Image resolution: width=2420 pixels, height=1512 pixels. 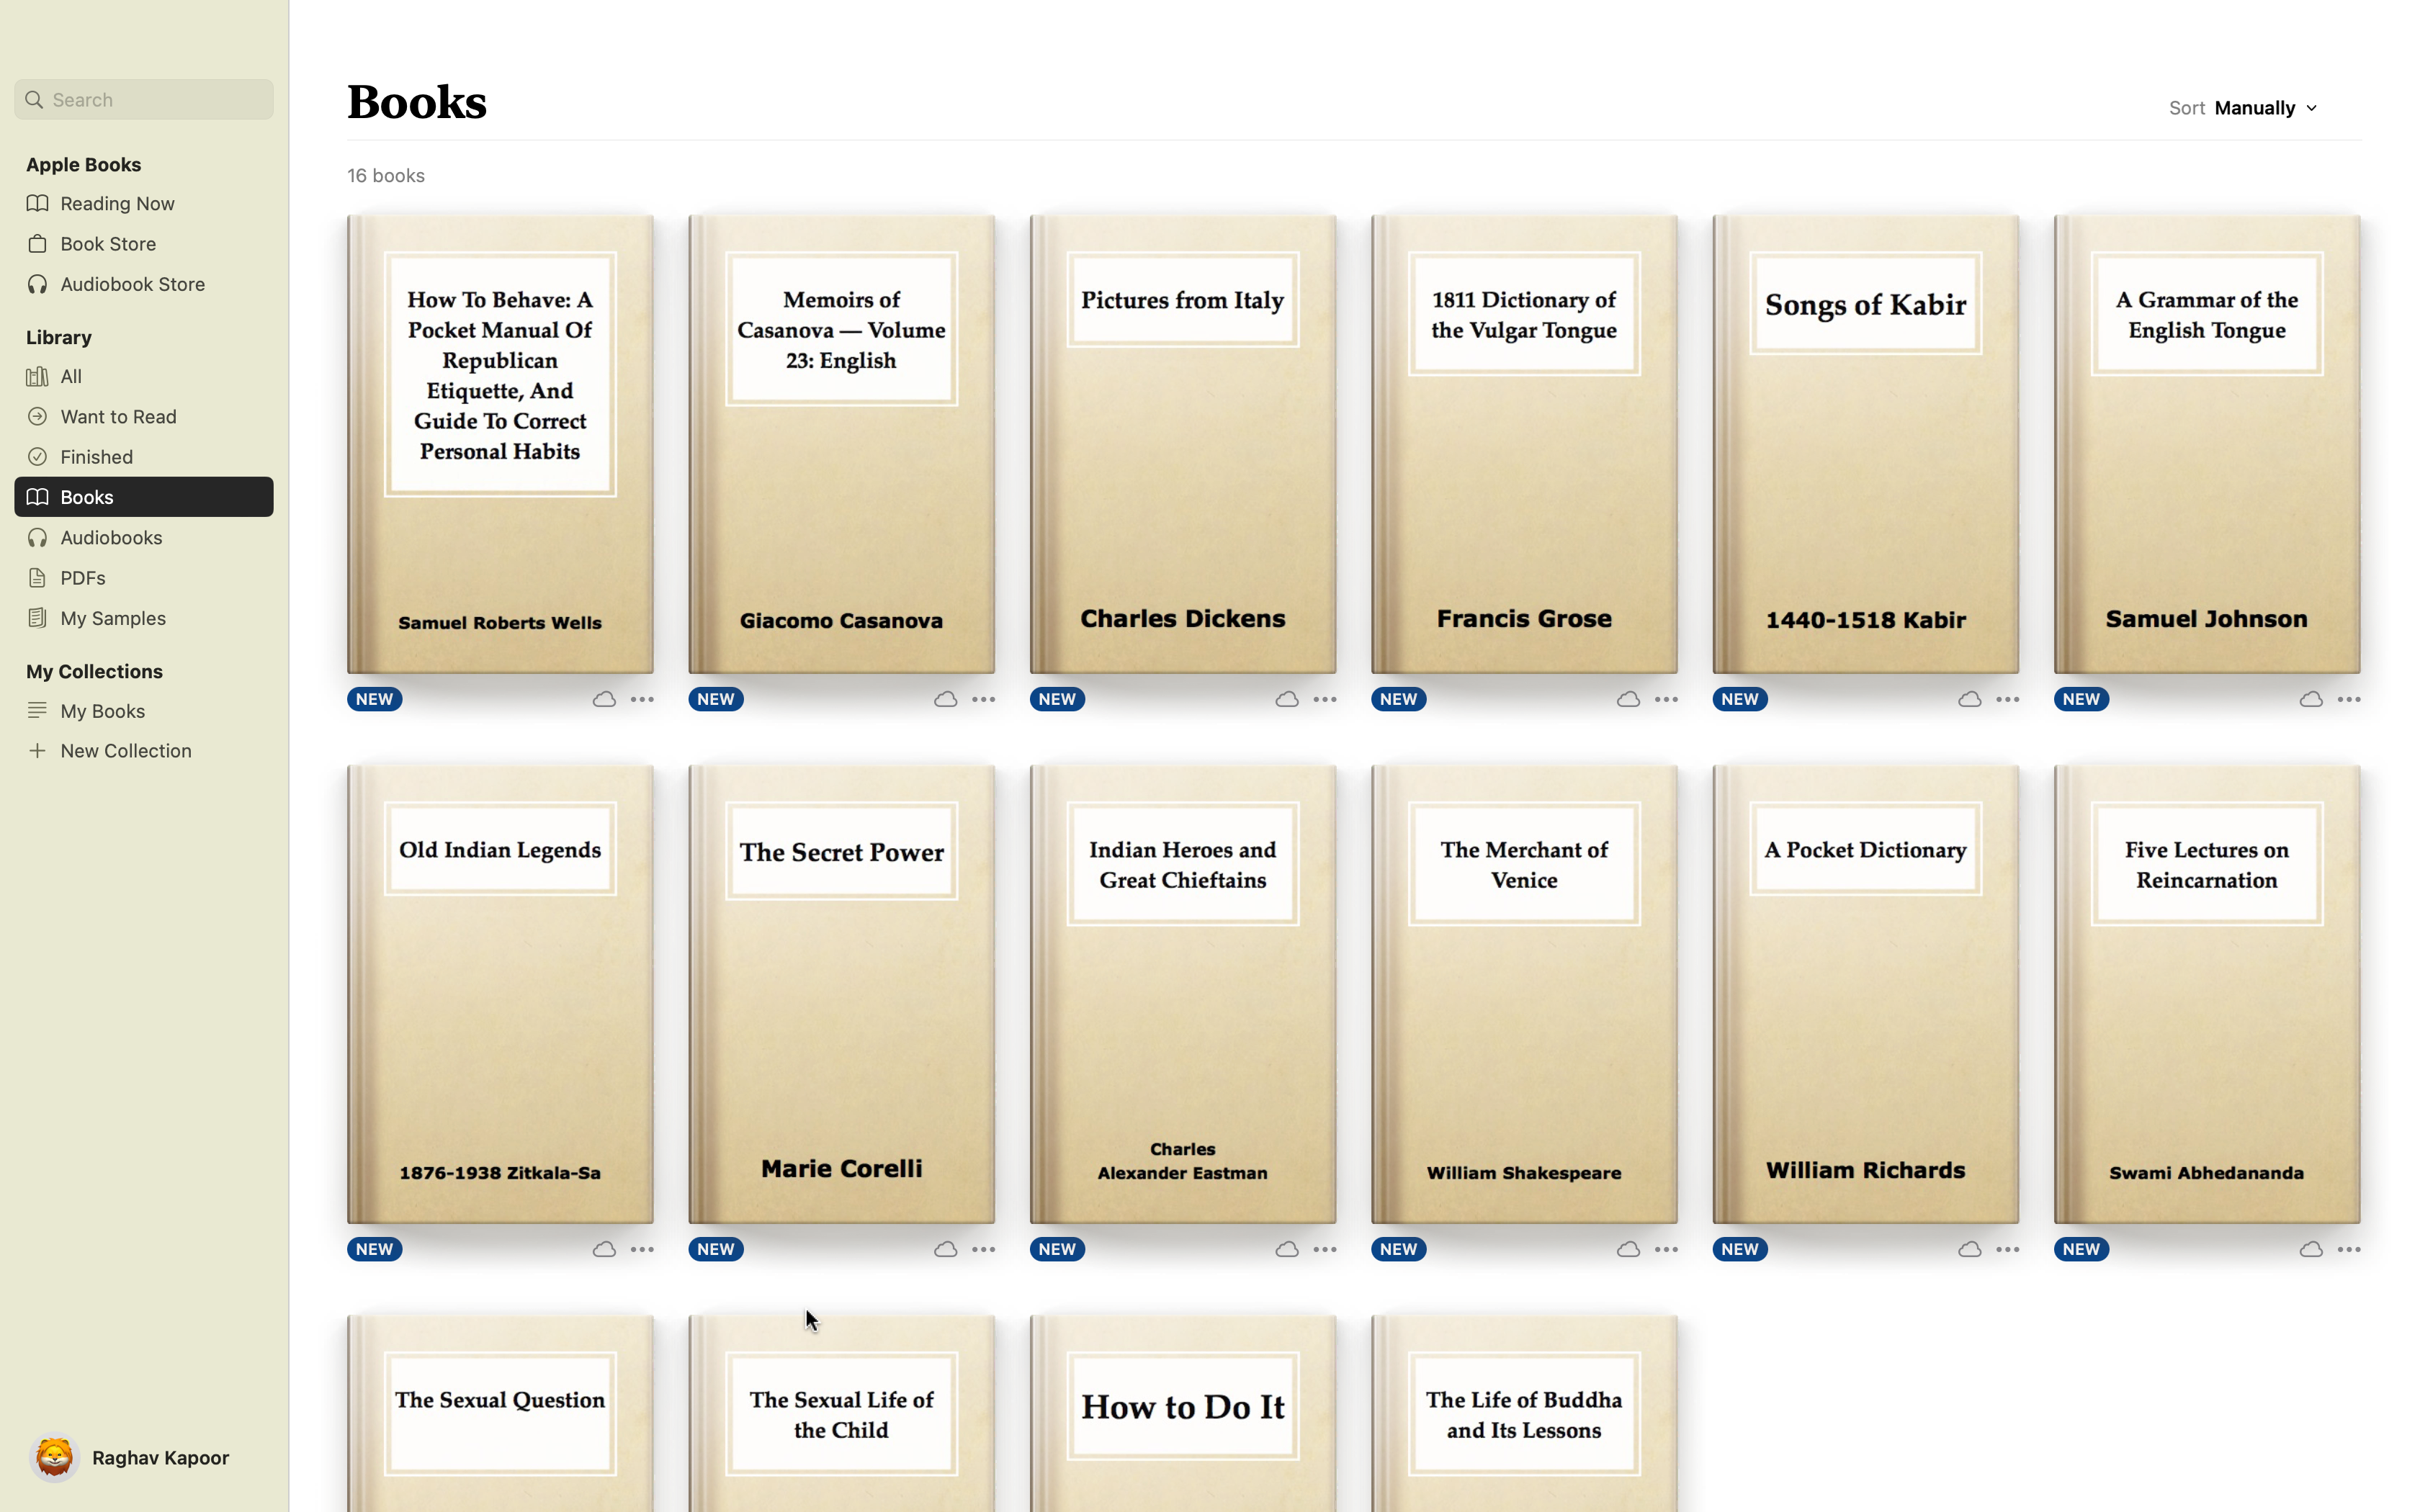 I want to click on Click the three dots to know more about the book "The Secret Power, so click(x=963, y=1246).